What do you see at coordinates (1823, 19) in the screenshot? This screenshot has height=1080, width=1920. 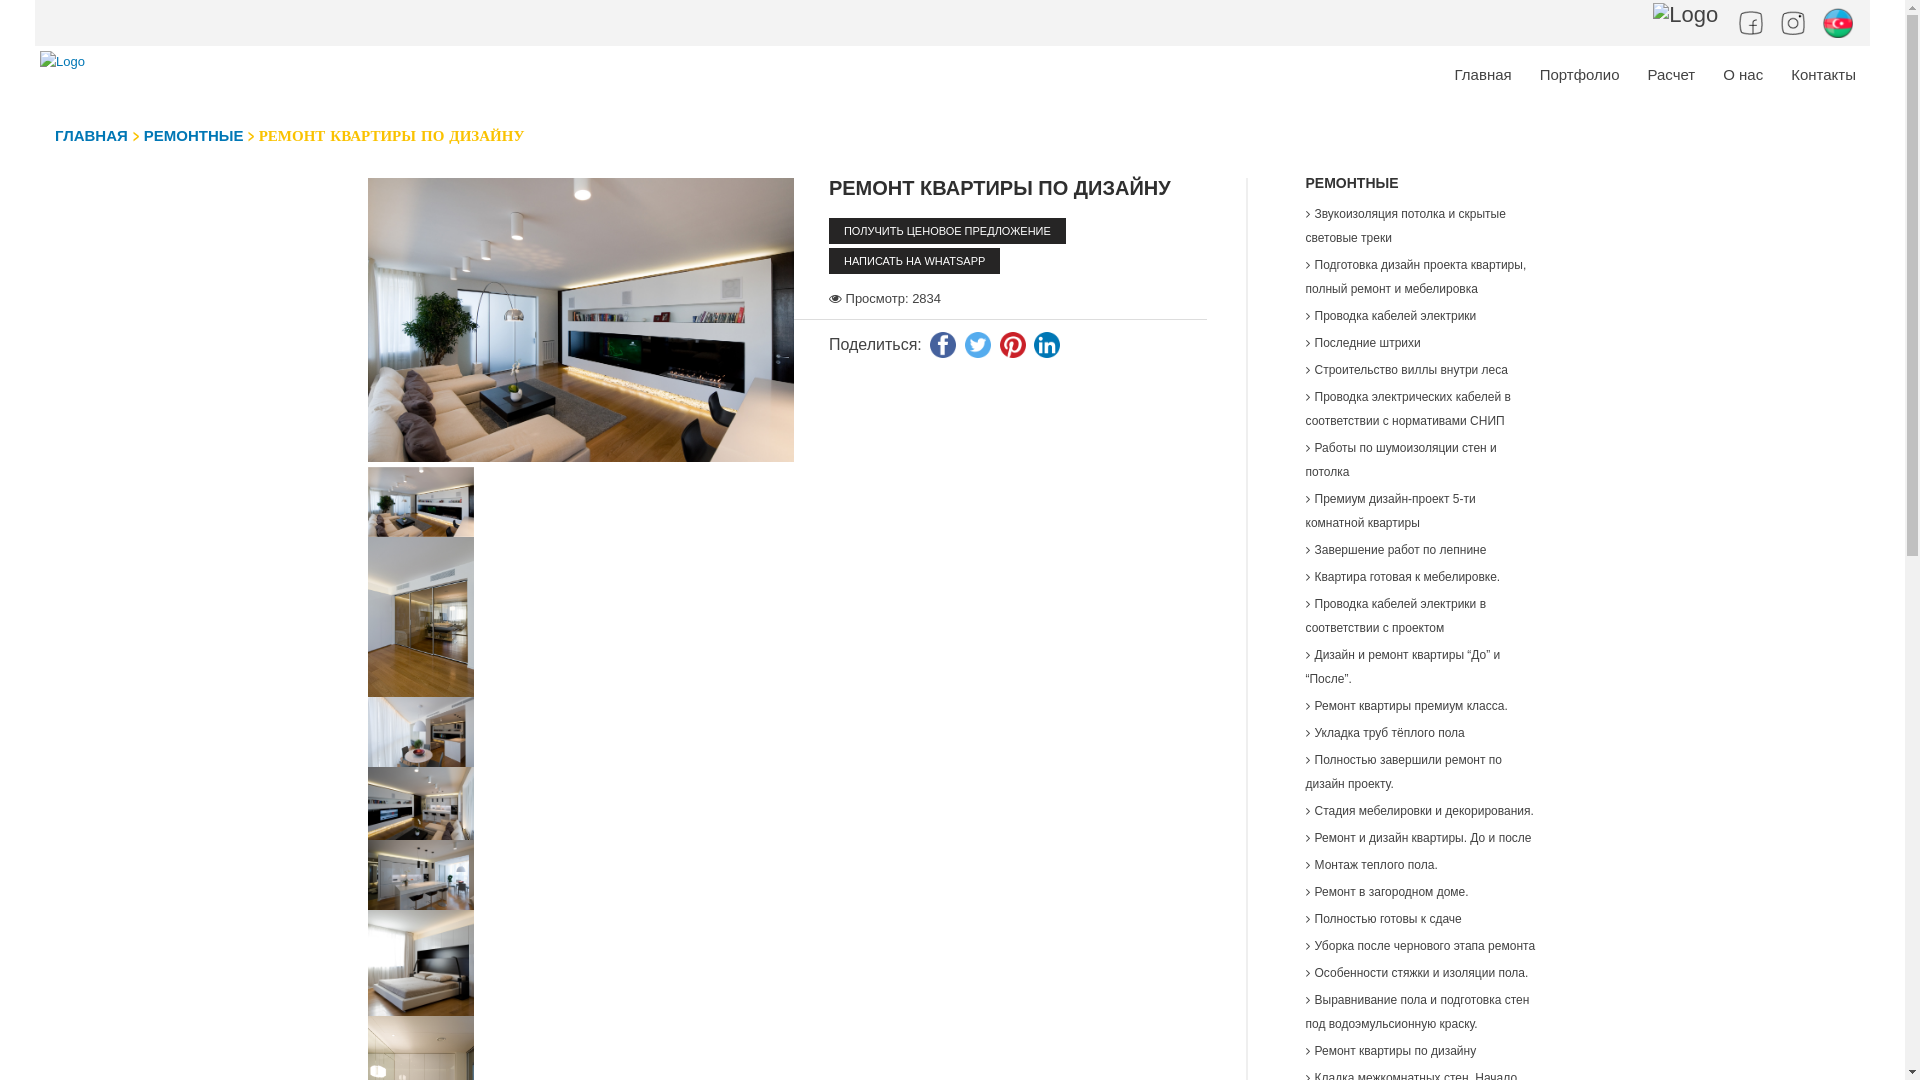 I see `'Lang-Azerbaijani'` at bounding box center [1823, 19].